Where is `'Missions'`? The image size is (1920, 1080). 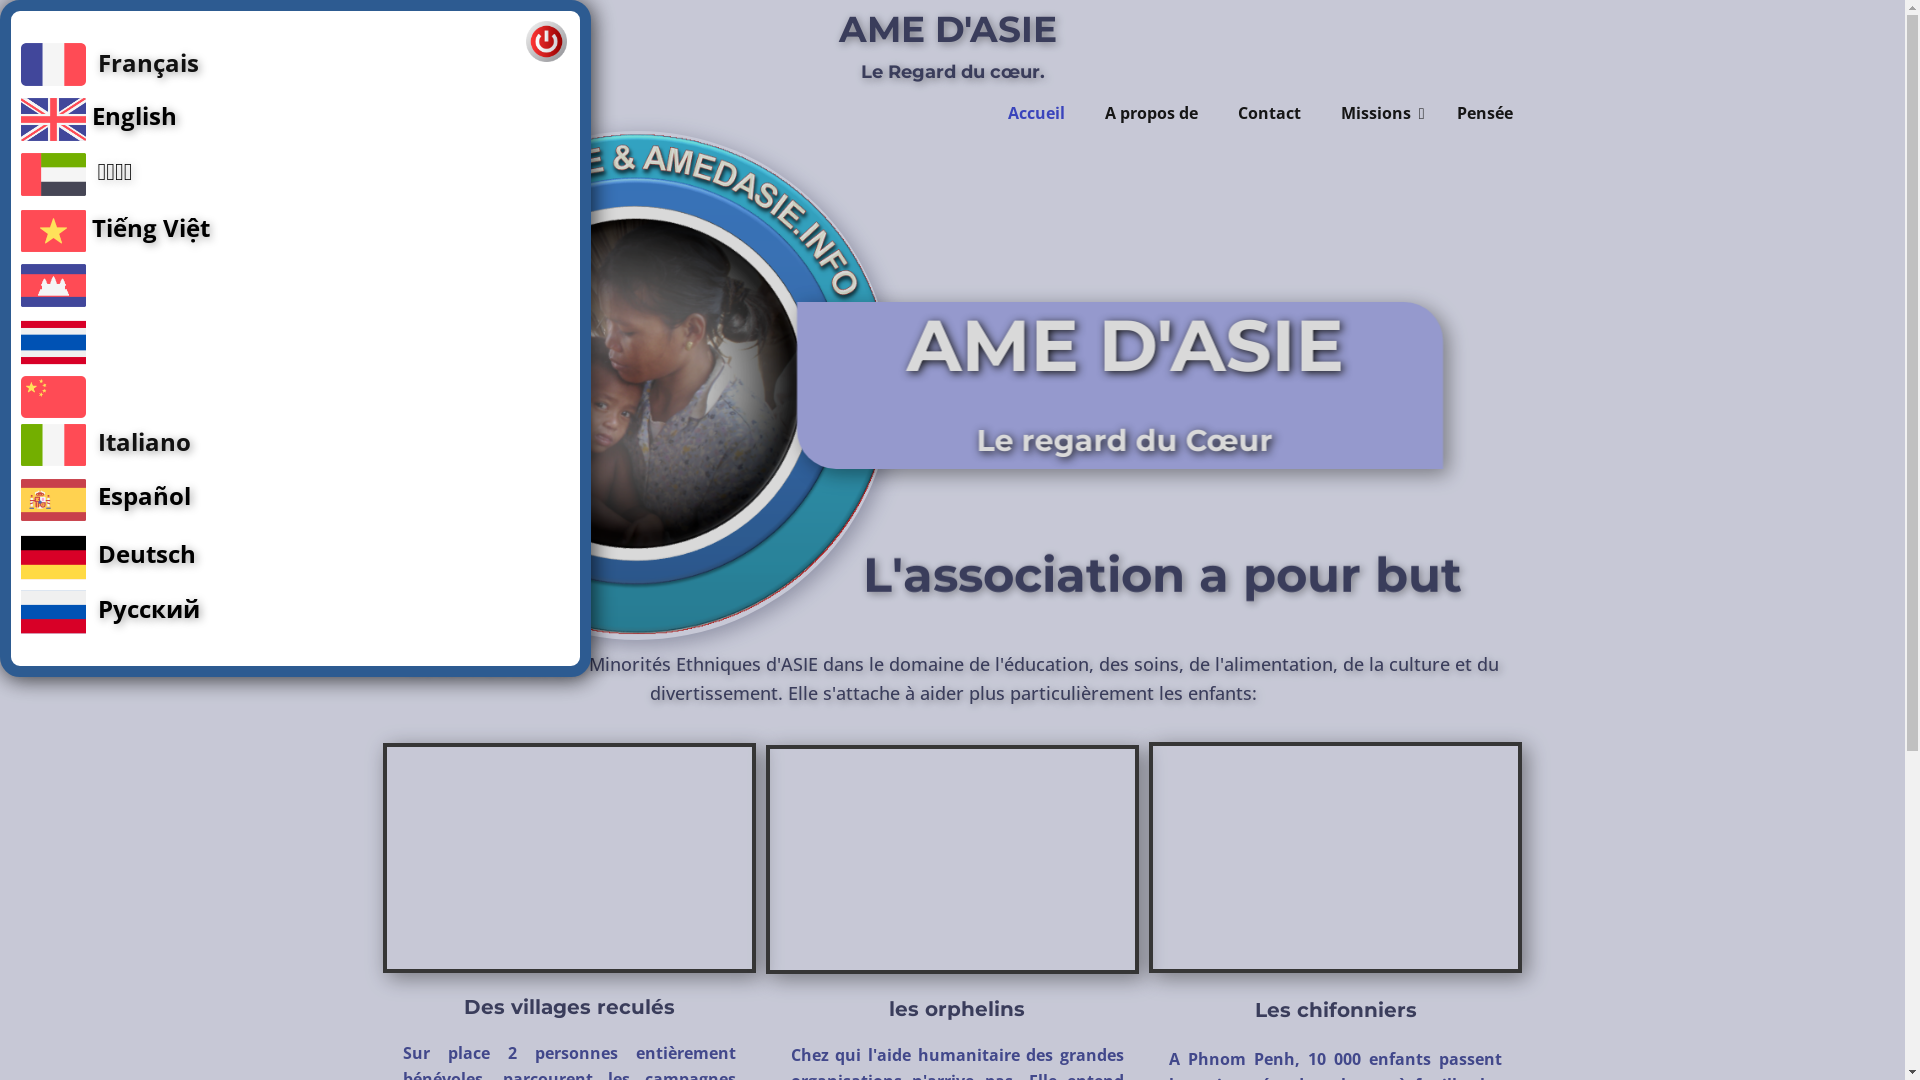 'Missions' is located at coordinates (1330, 112).